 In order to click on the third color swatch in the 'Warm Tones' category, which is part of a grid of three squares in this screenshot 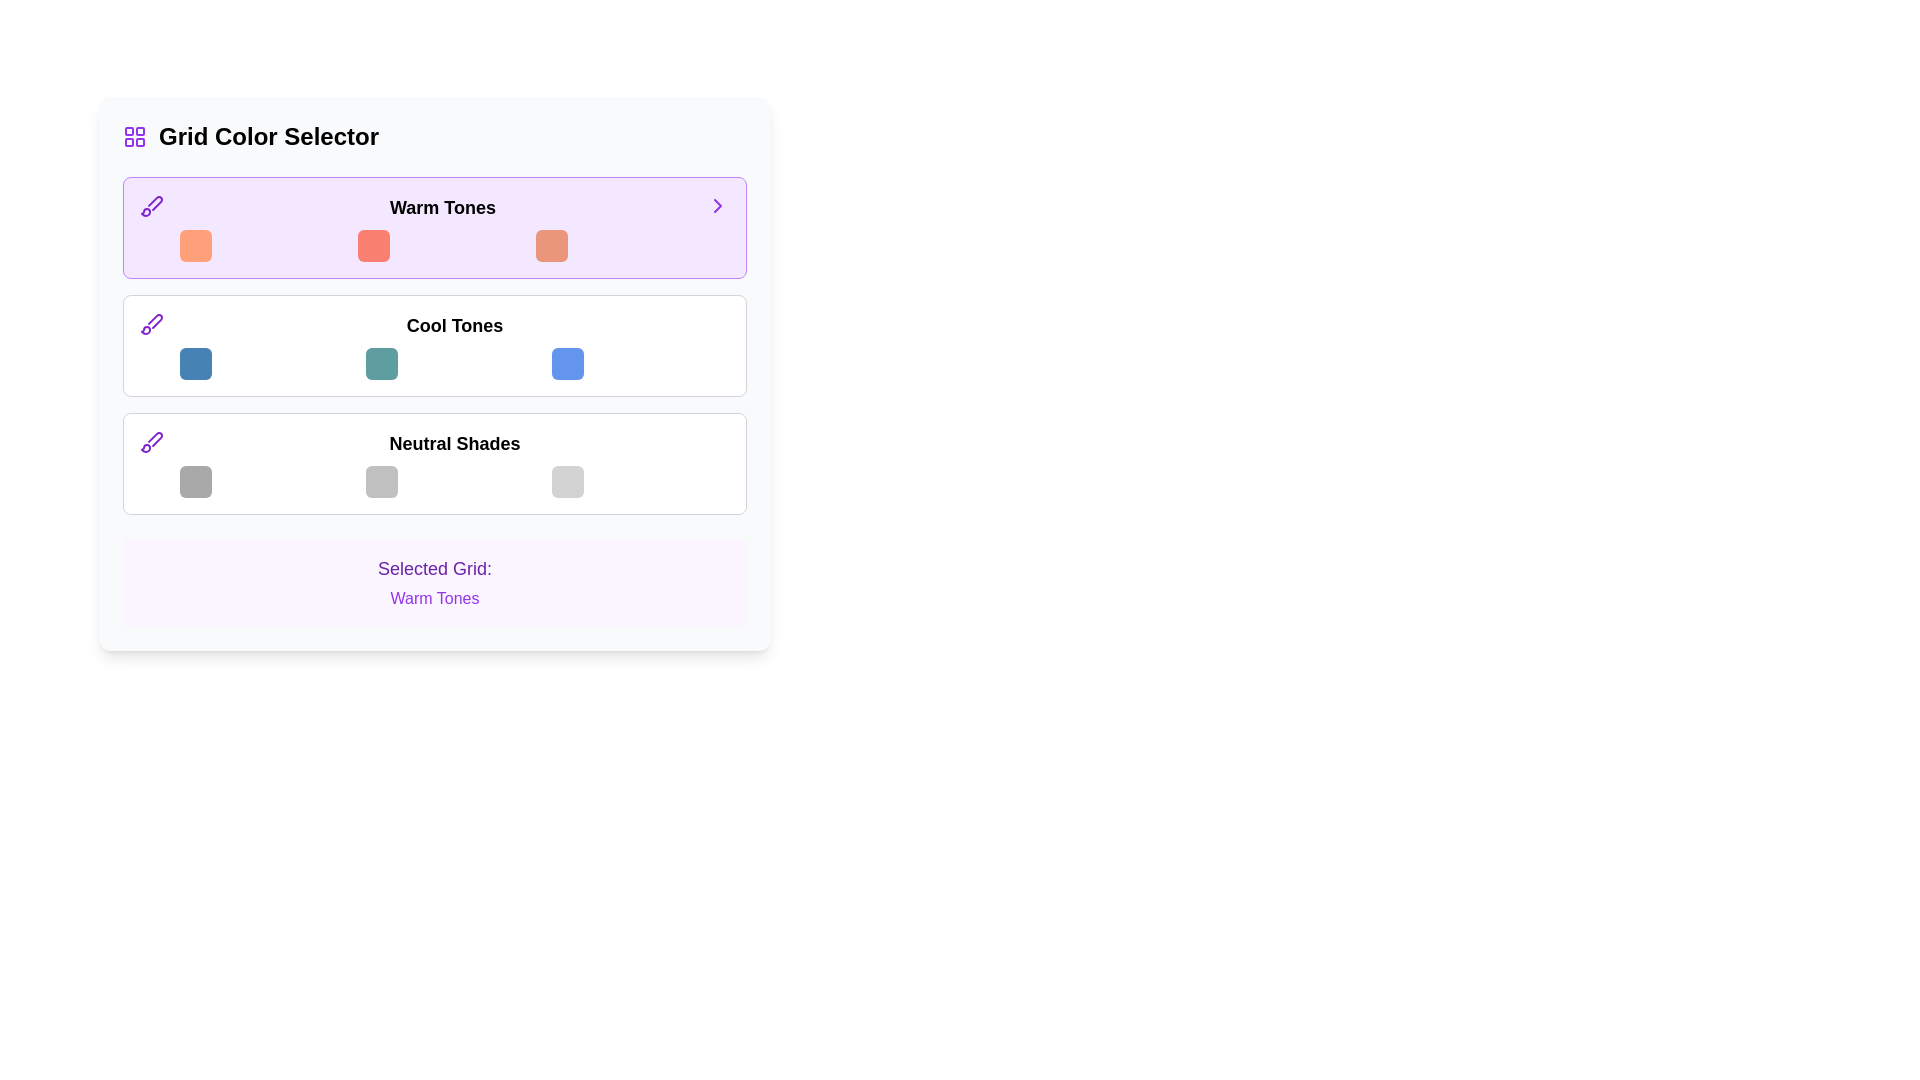, I will do `click(552, 245)`.